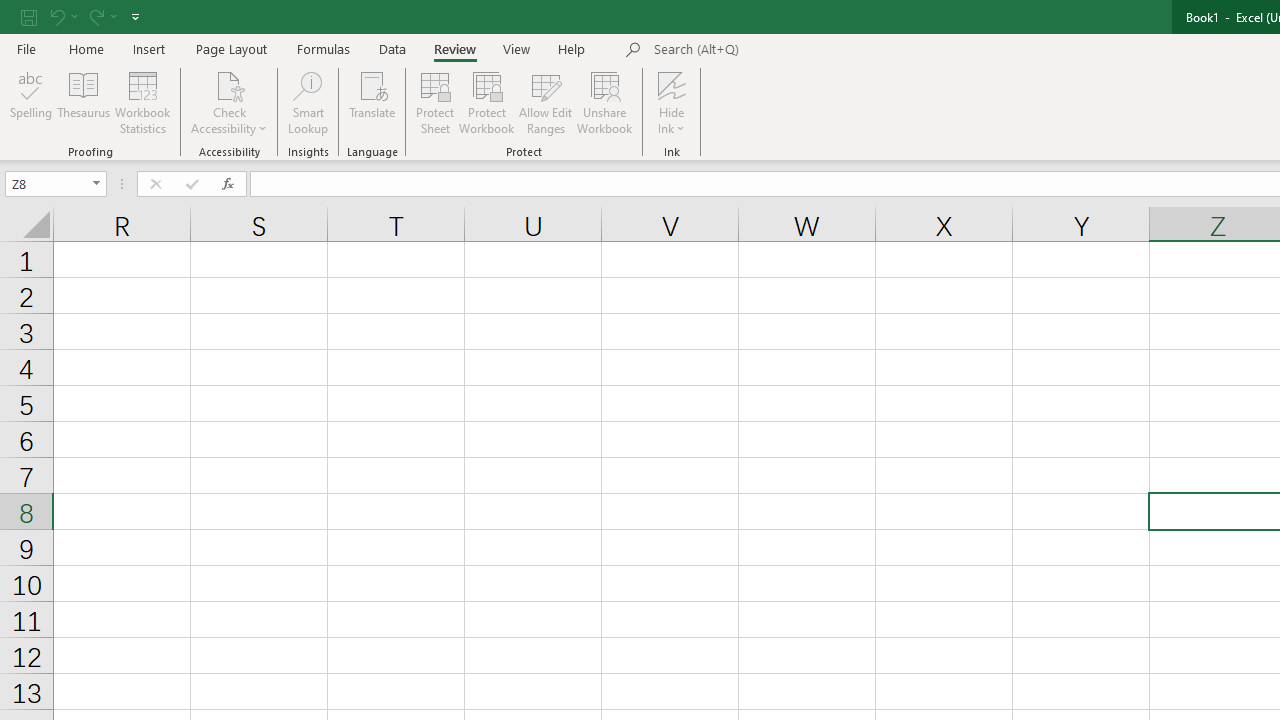 The height and width of the screenshot is (720, 1280). Describe the element at coordinates (545, 103) in the screenshot. I see `'Allow Edit Ranges'` at that location.